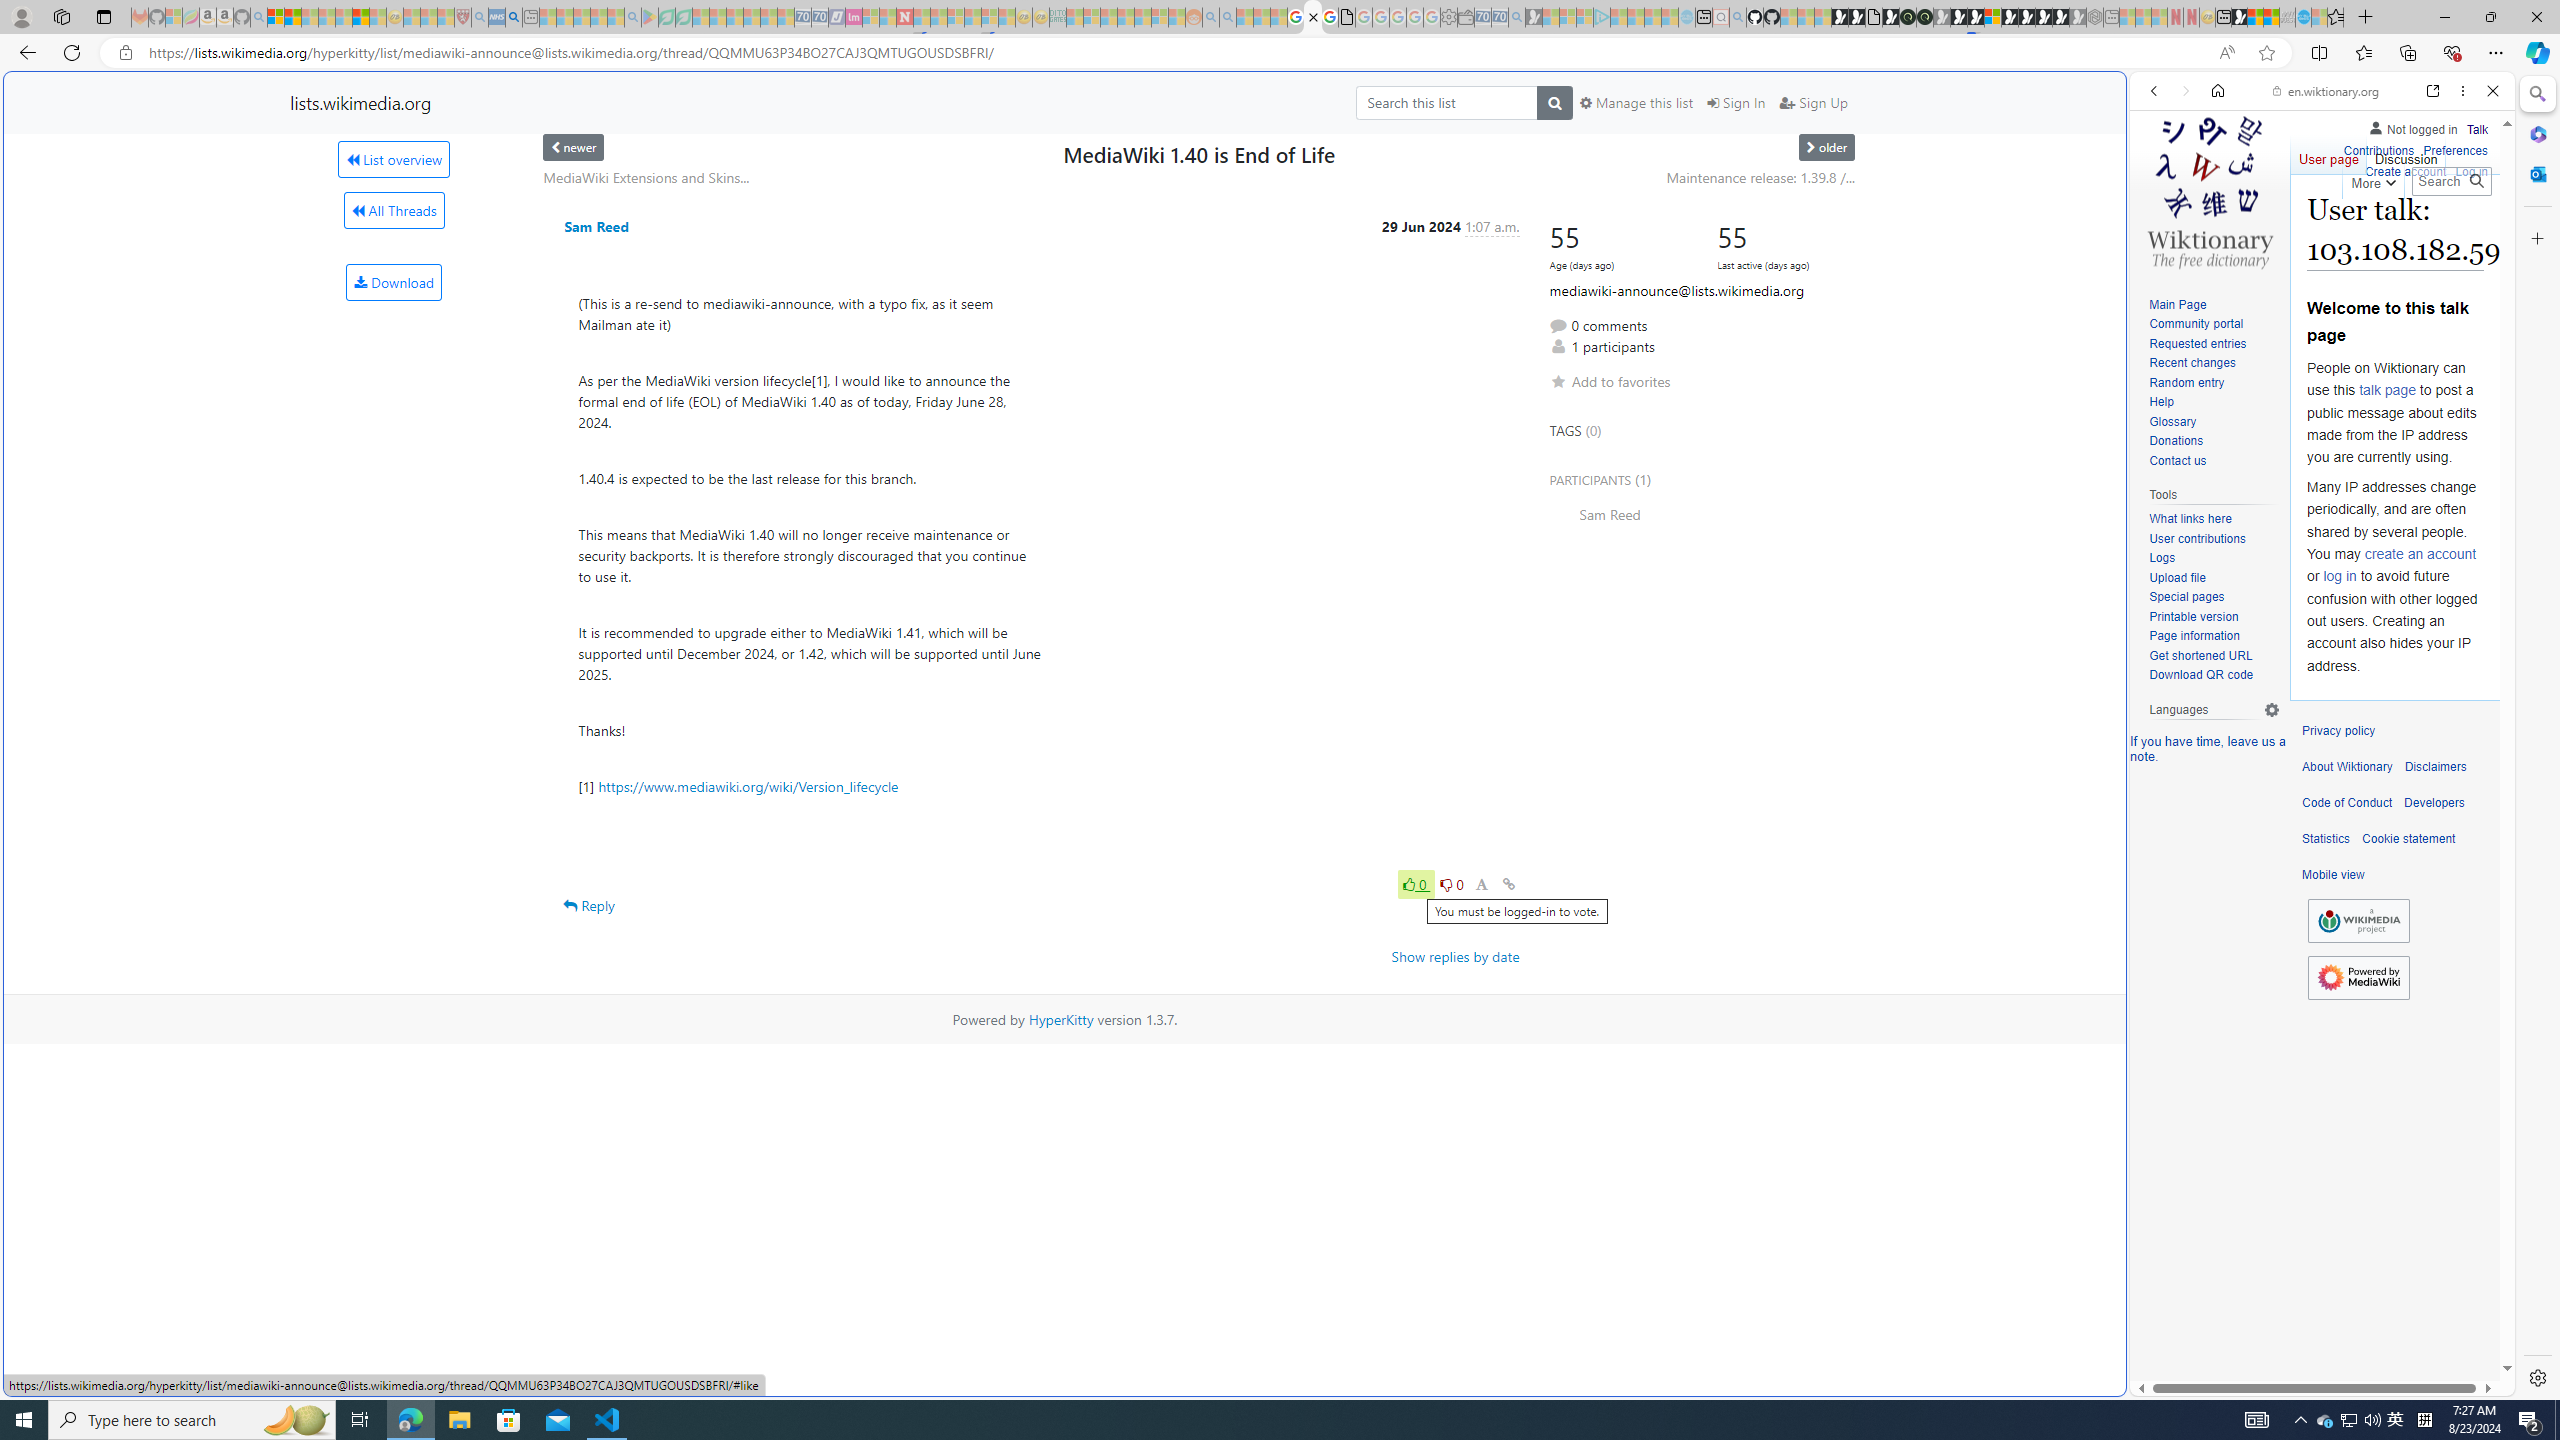 This screenshot has height=1440, width=2560. Describe the element at coordinates (2475, 129) in the screenshot. I see `'Talk'` at that location.